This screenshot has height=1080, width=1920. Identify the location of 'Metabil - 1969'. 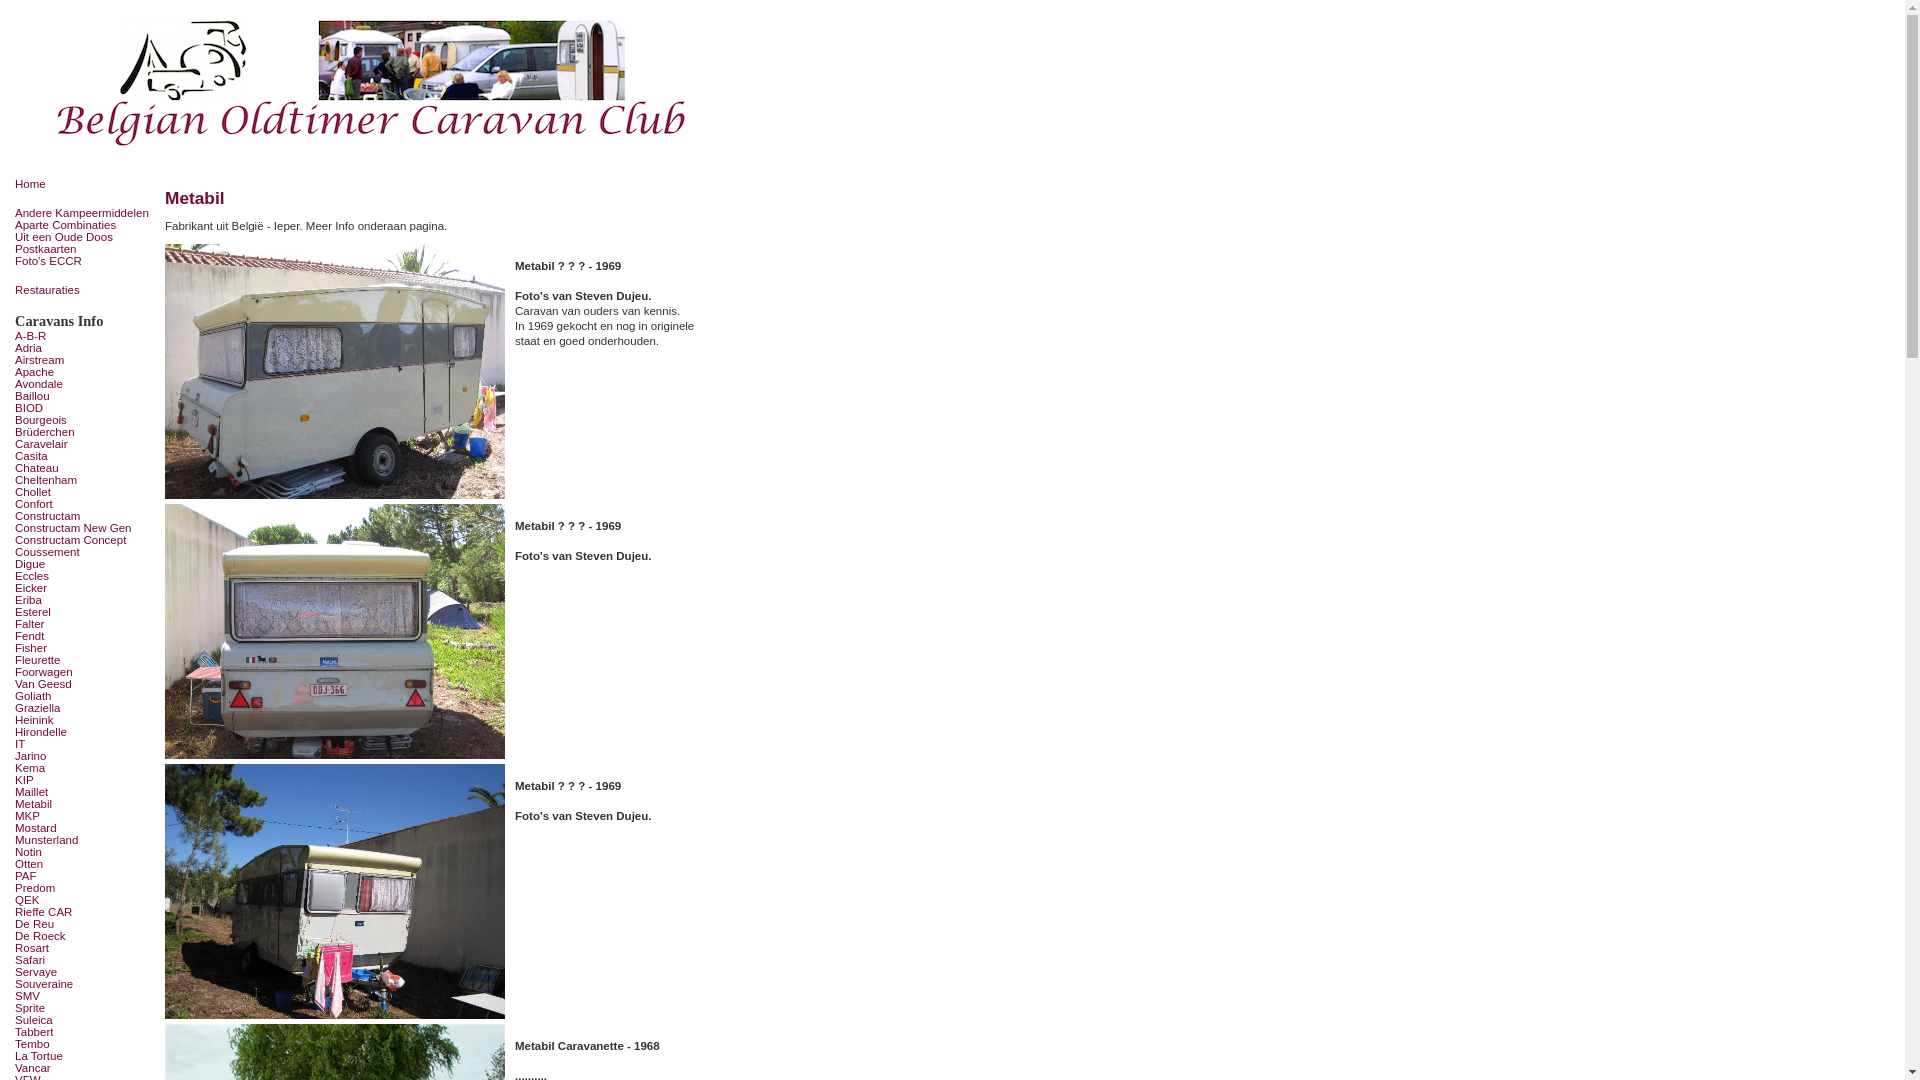
(335, 371).